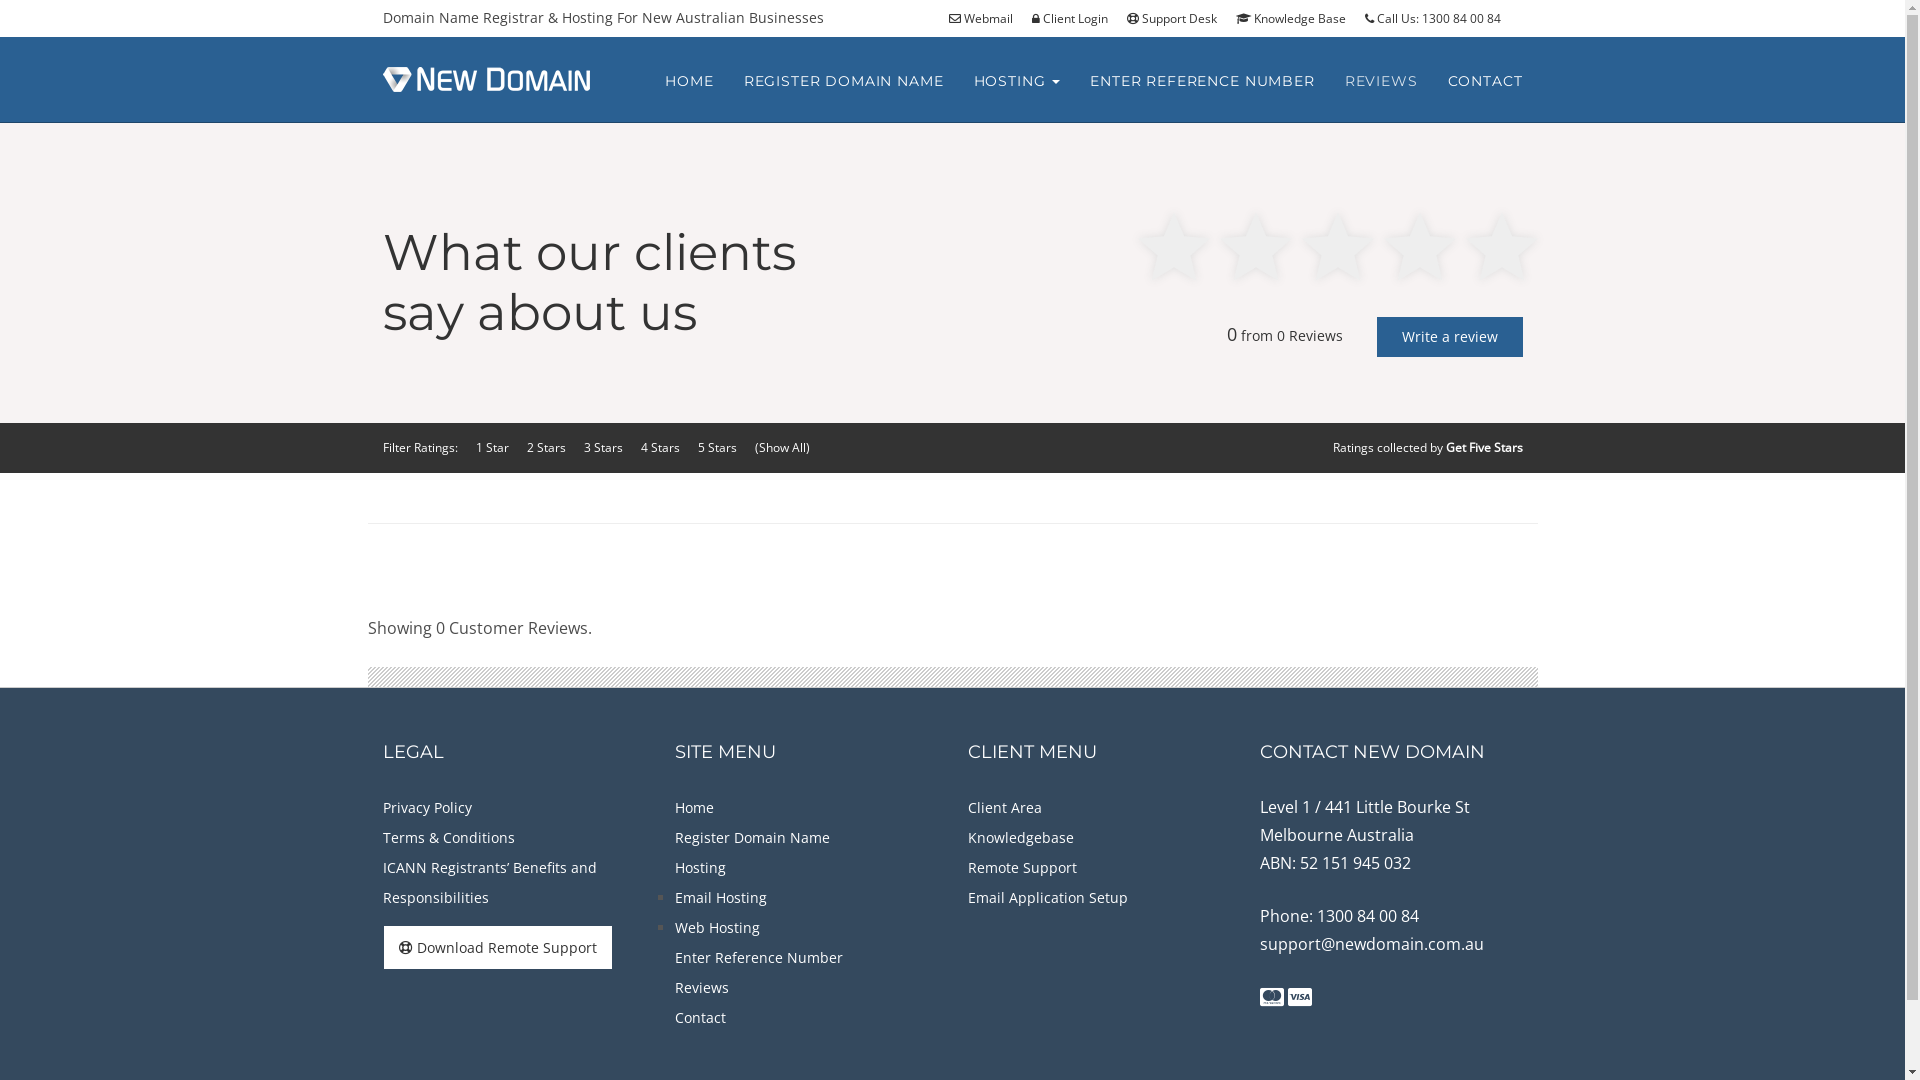 This screenshot has width=1920, height=1080. Describe the element at coordinates (1298, 18) in the screenshot. I see `'Knowledge Base'` at that location.